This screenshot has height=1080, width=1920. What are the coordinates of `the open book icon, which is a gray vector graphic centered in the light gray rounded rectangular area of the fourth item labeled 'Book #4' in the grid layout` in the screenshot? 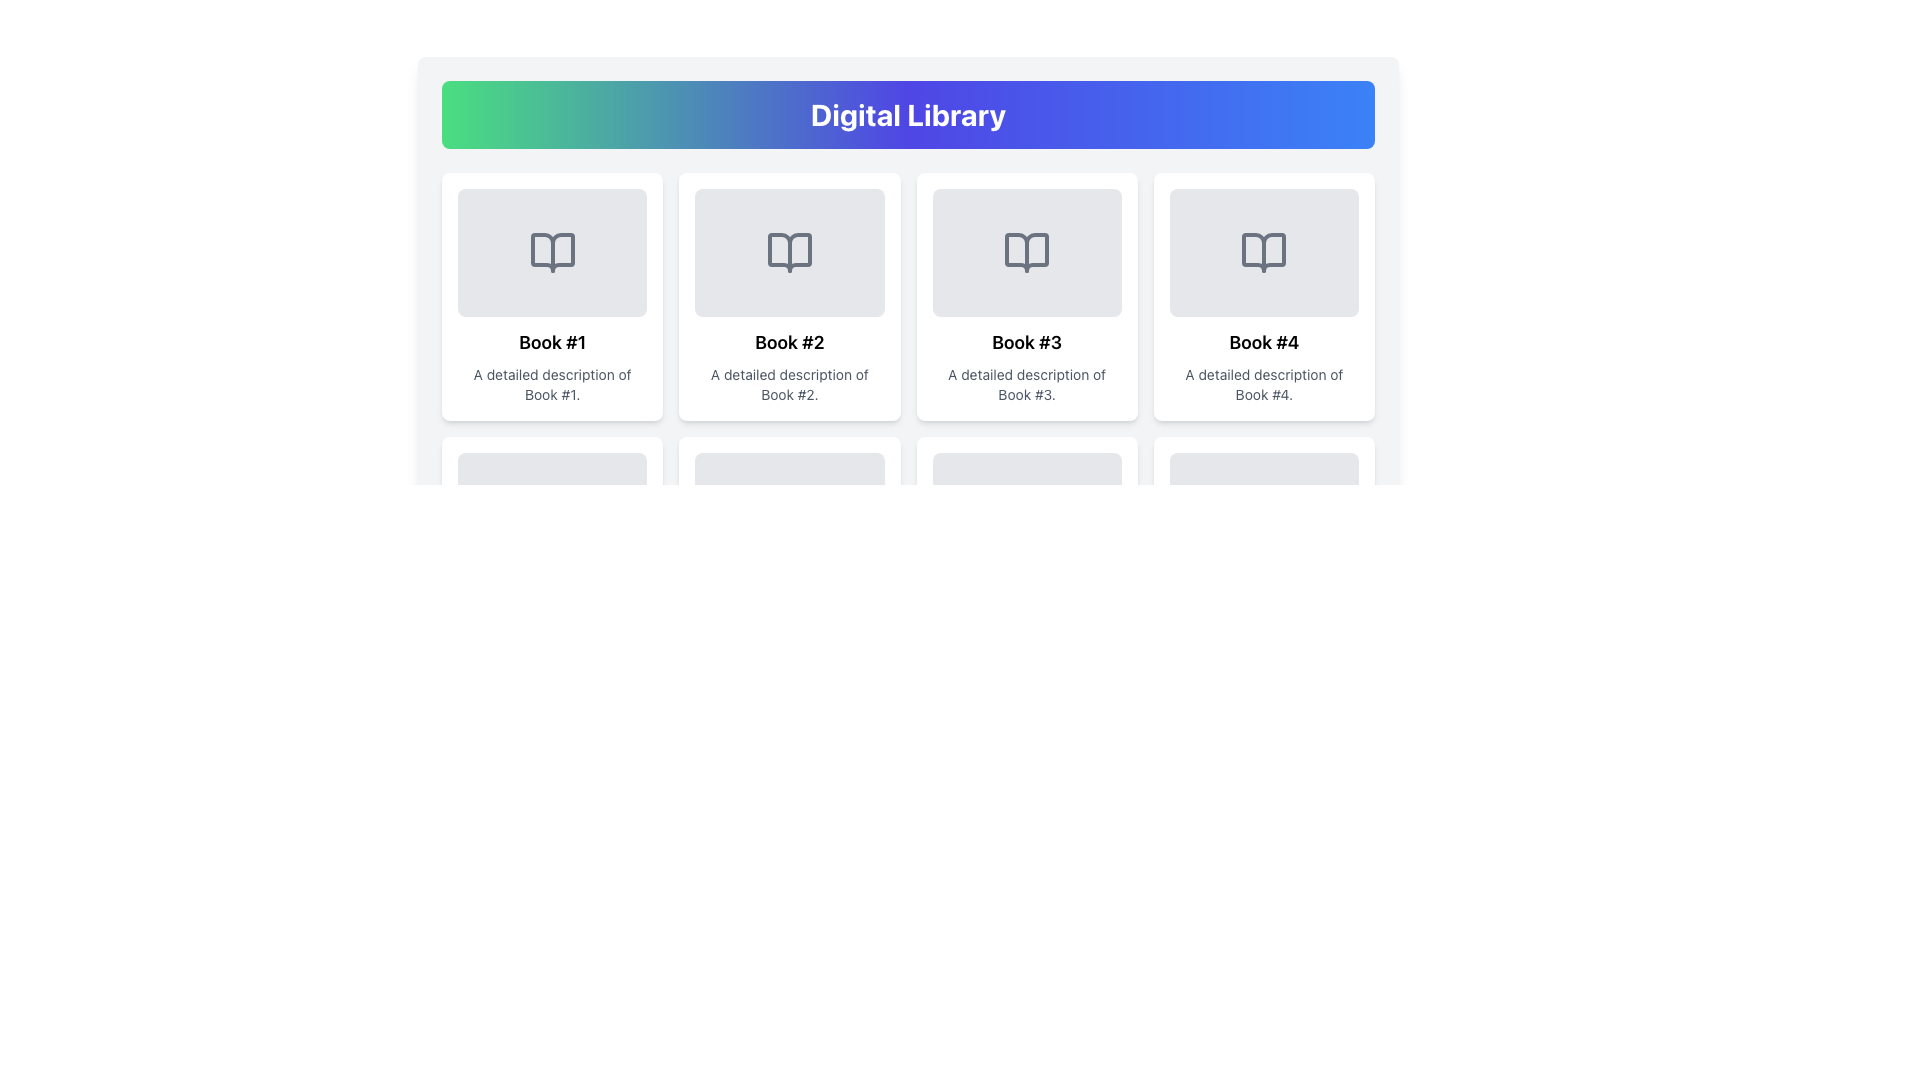 It's located at (1263, 252).